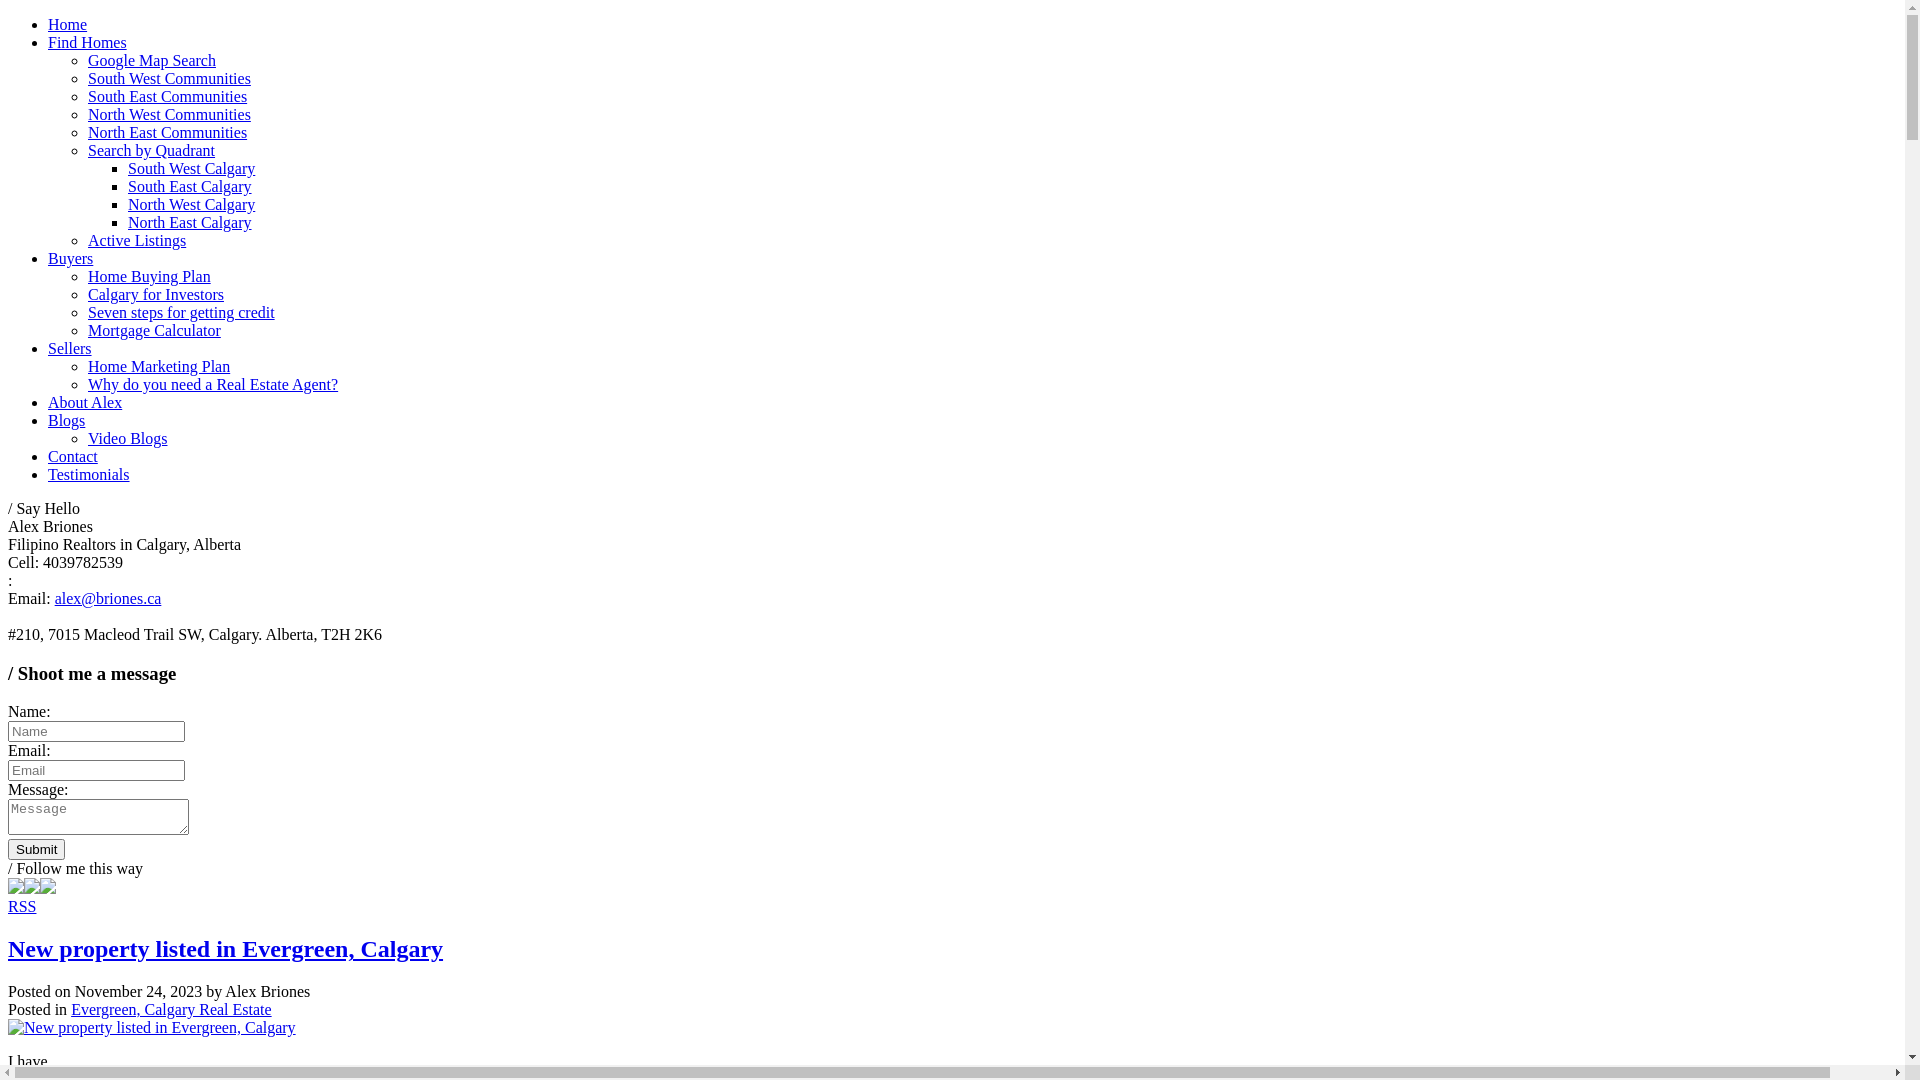  I want to click on 'North West Calgary', so click(191, 204).